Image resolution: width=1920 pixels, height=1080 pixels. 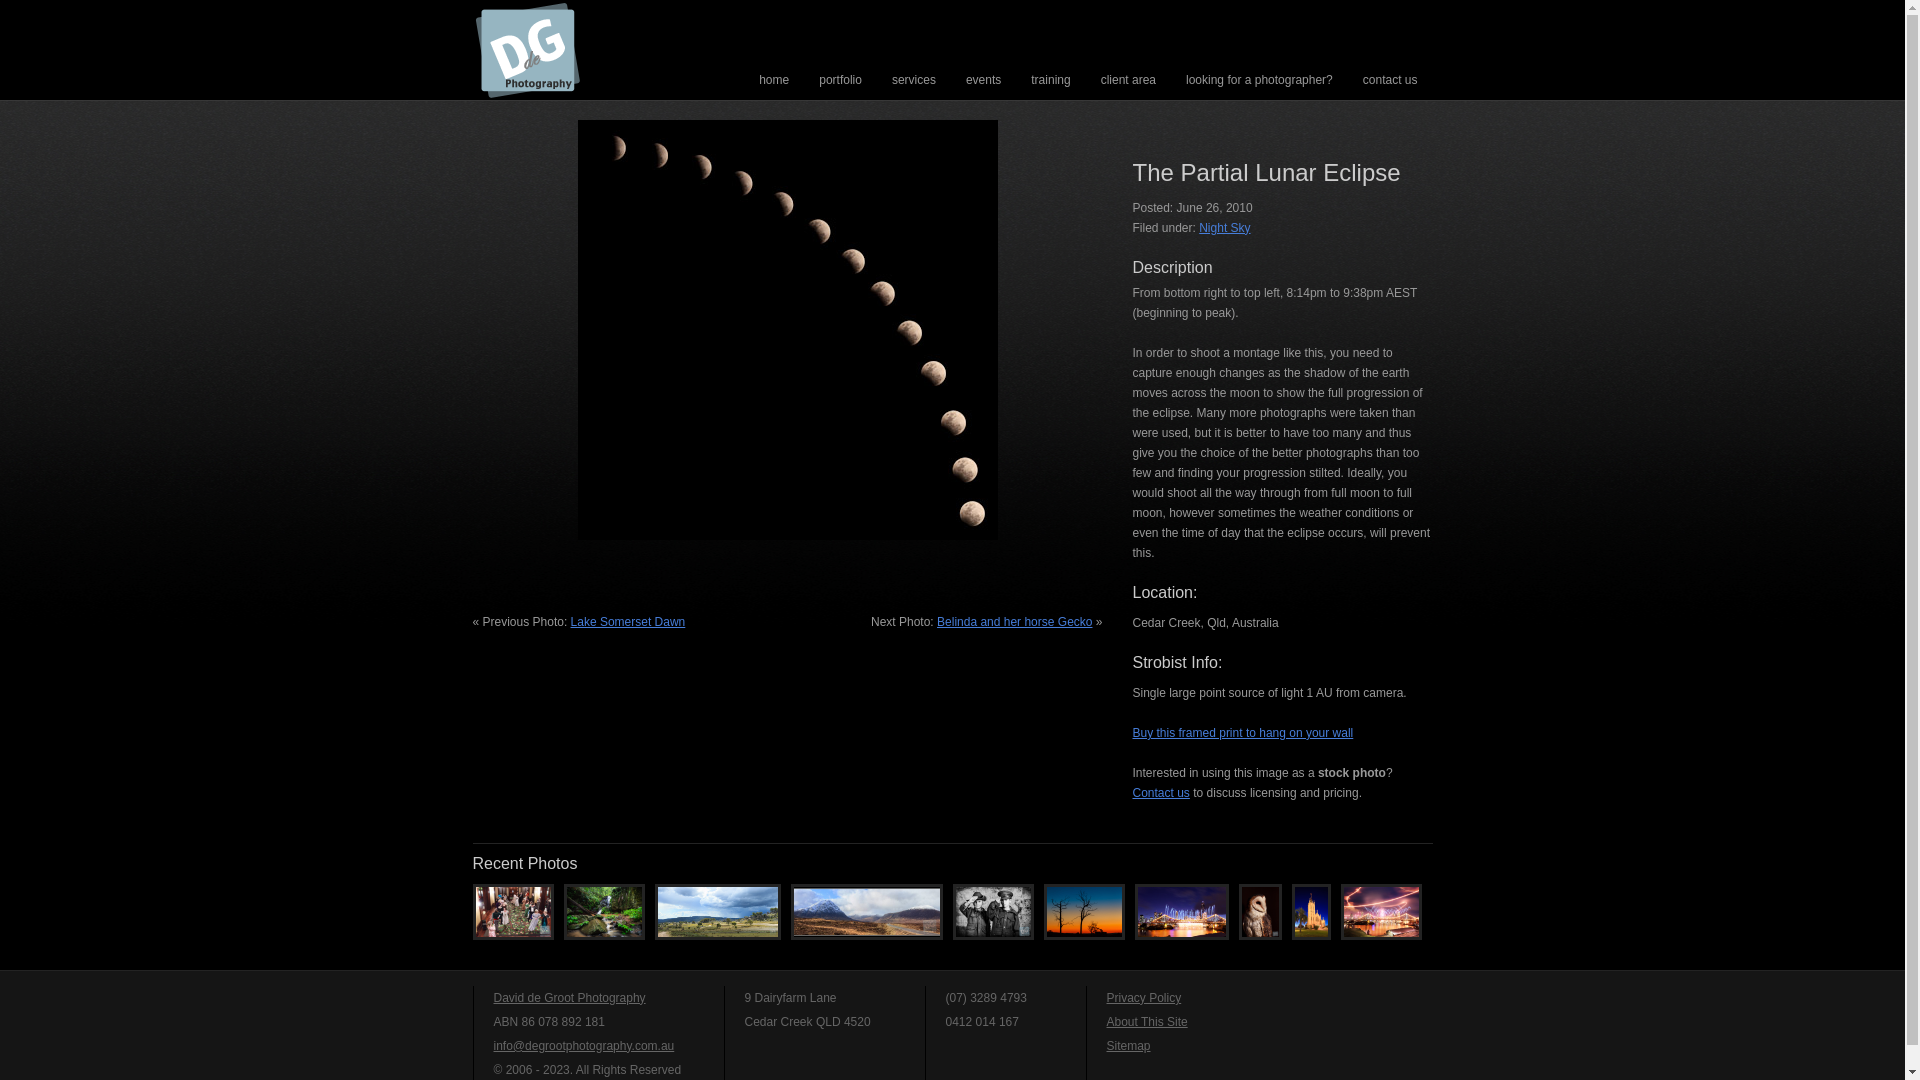 What do you see at coordinates (1049, 81) in the screenshot?
I see `'training'` at bounding box center [1049, 81].